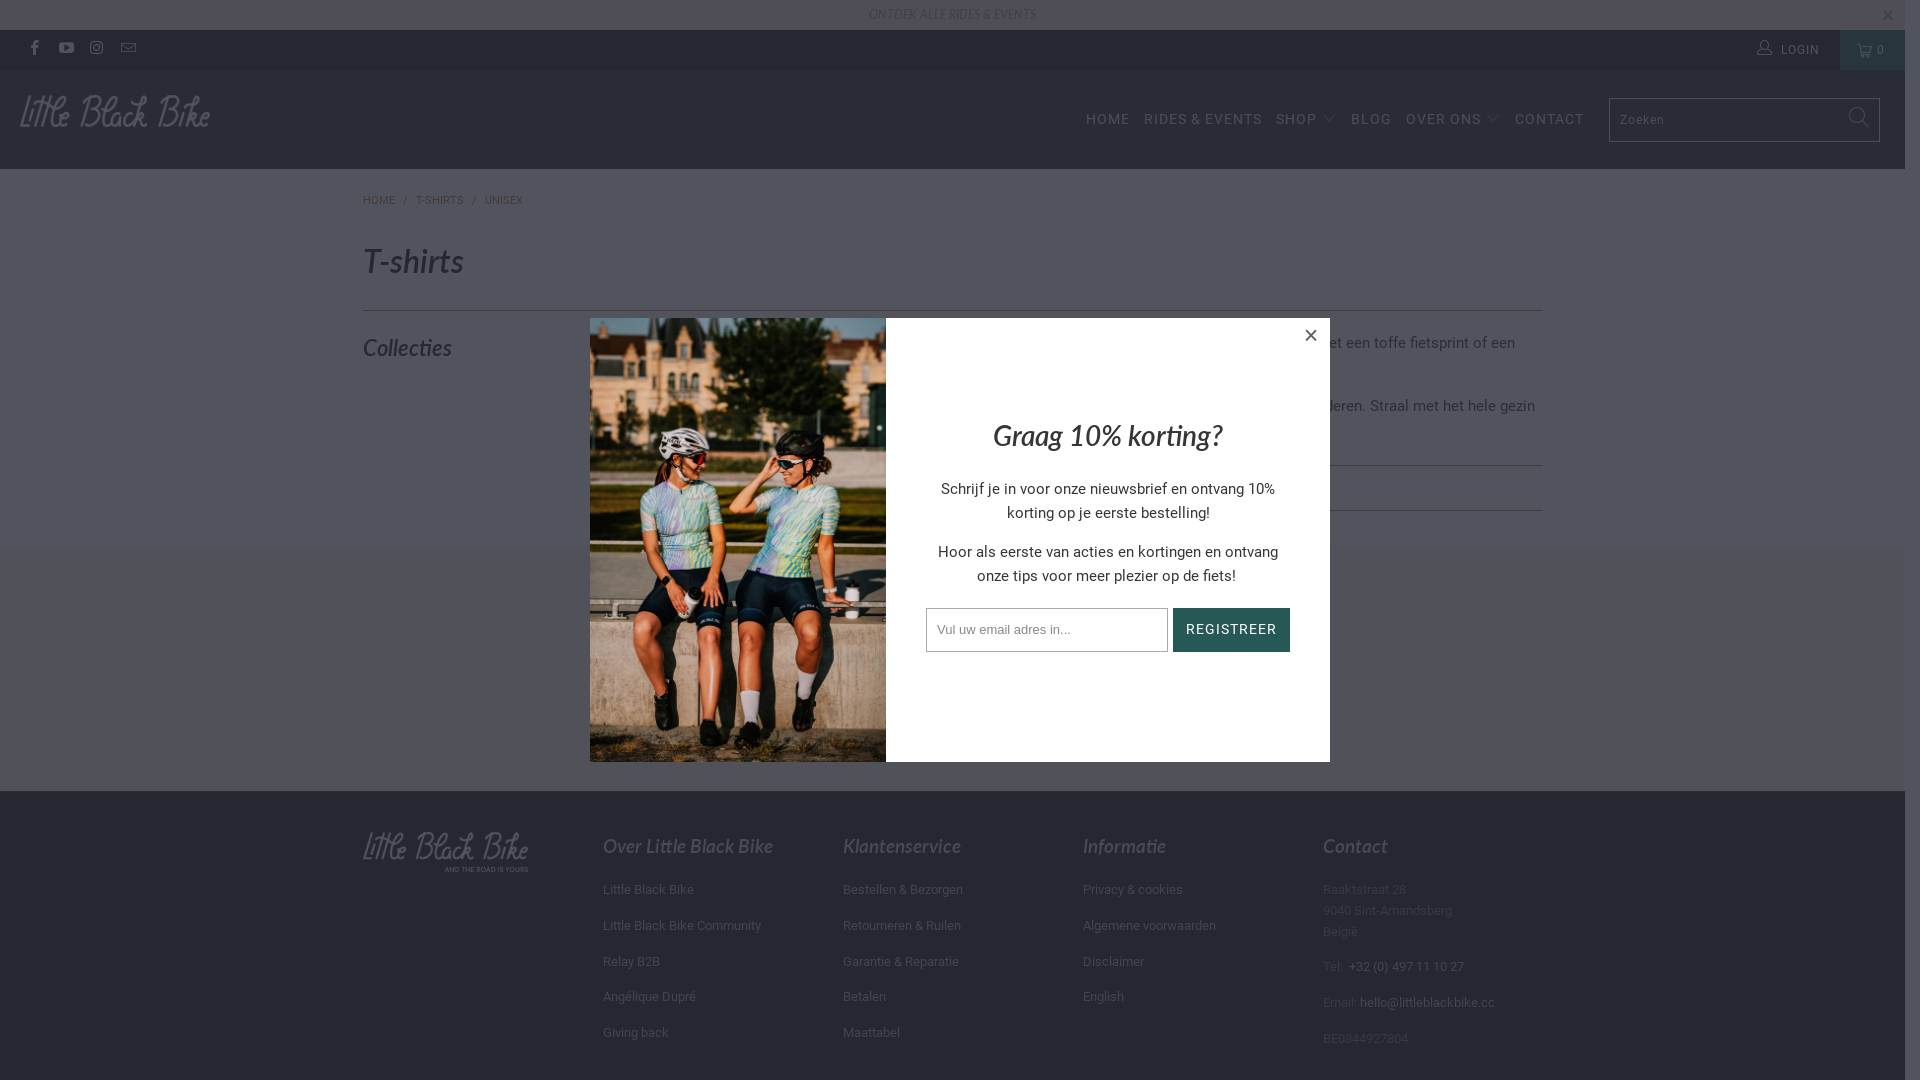 The image size is (1920, 1080). Describe the element at coordinates (681, 925) in the screenshot. I see `'Little Black Bike Community'` at that location.